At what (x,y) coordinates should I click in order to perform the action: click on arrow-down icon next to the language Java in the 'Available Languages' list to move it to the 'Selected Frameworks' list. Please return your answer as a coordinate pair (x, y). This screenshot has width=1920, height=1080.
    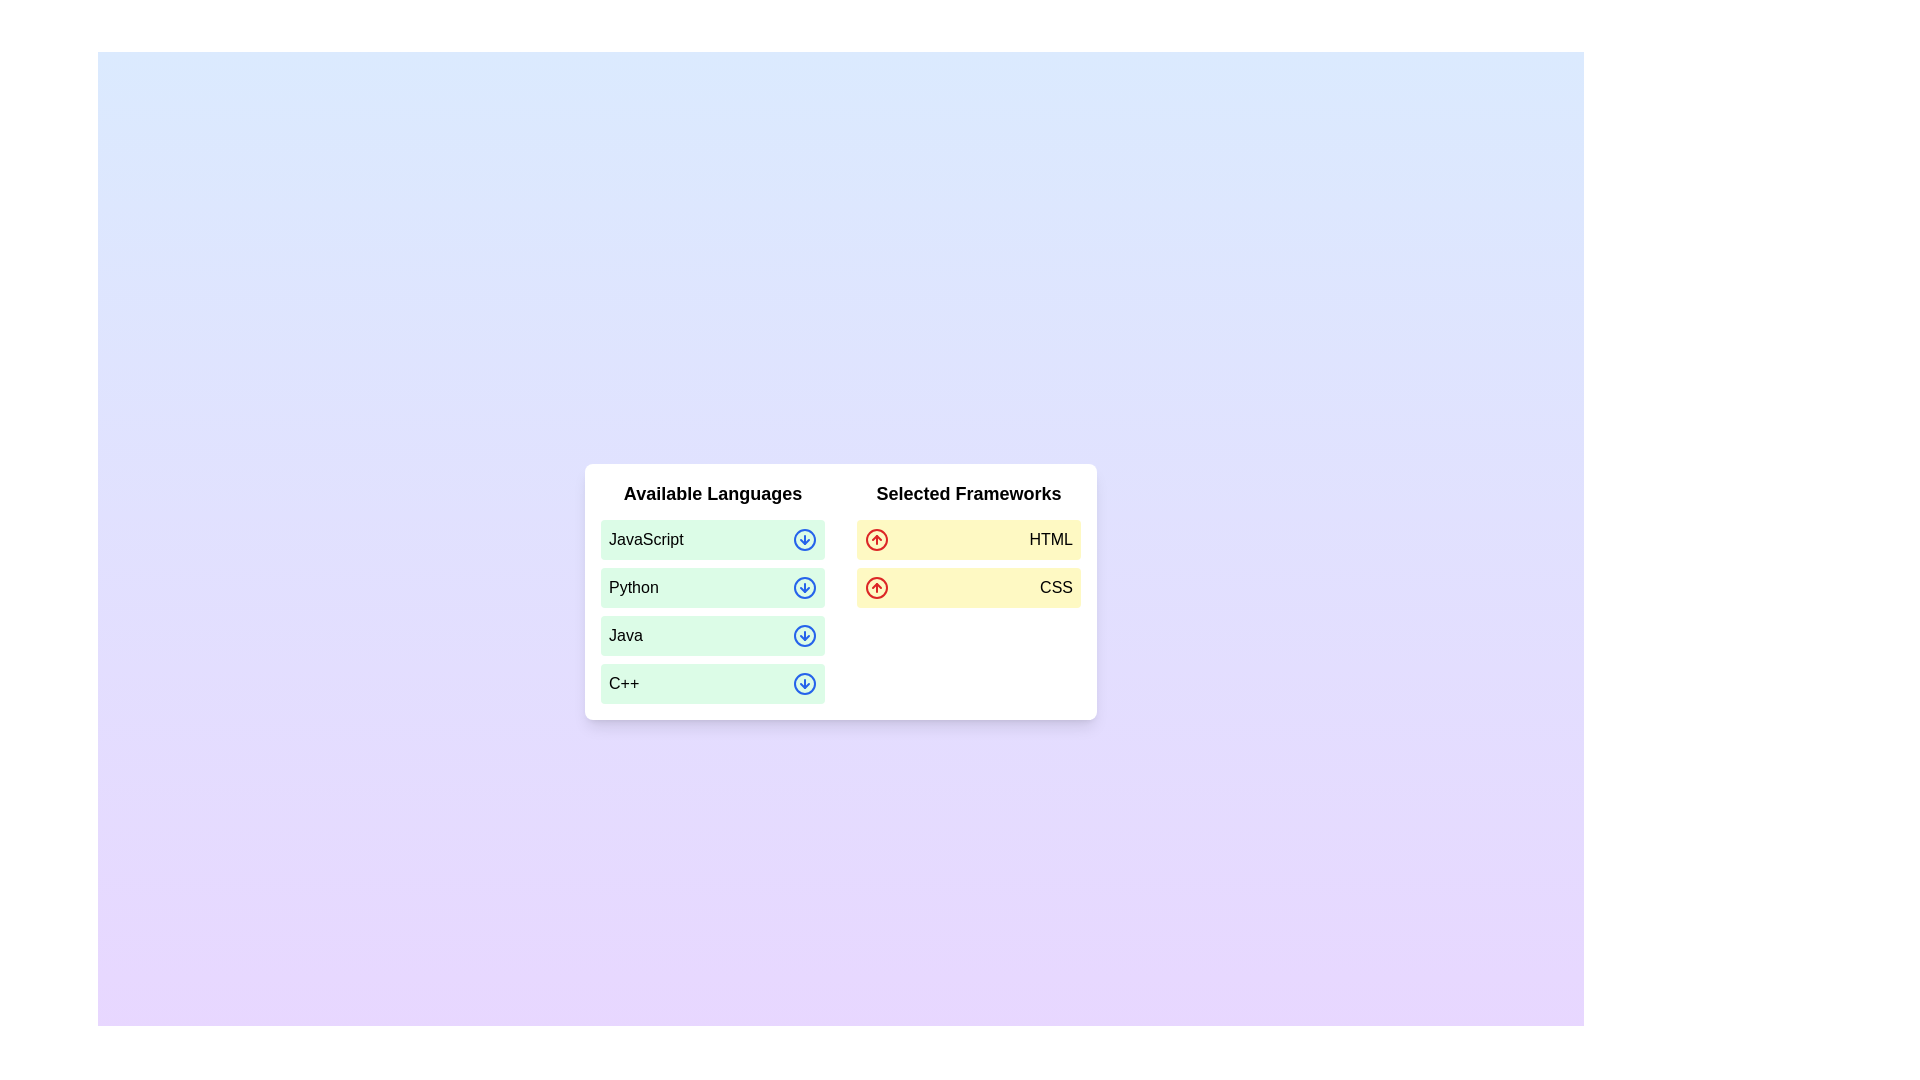
    Looking at the image, I should click on (805, 636).